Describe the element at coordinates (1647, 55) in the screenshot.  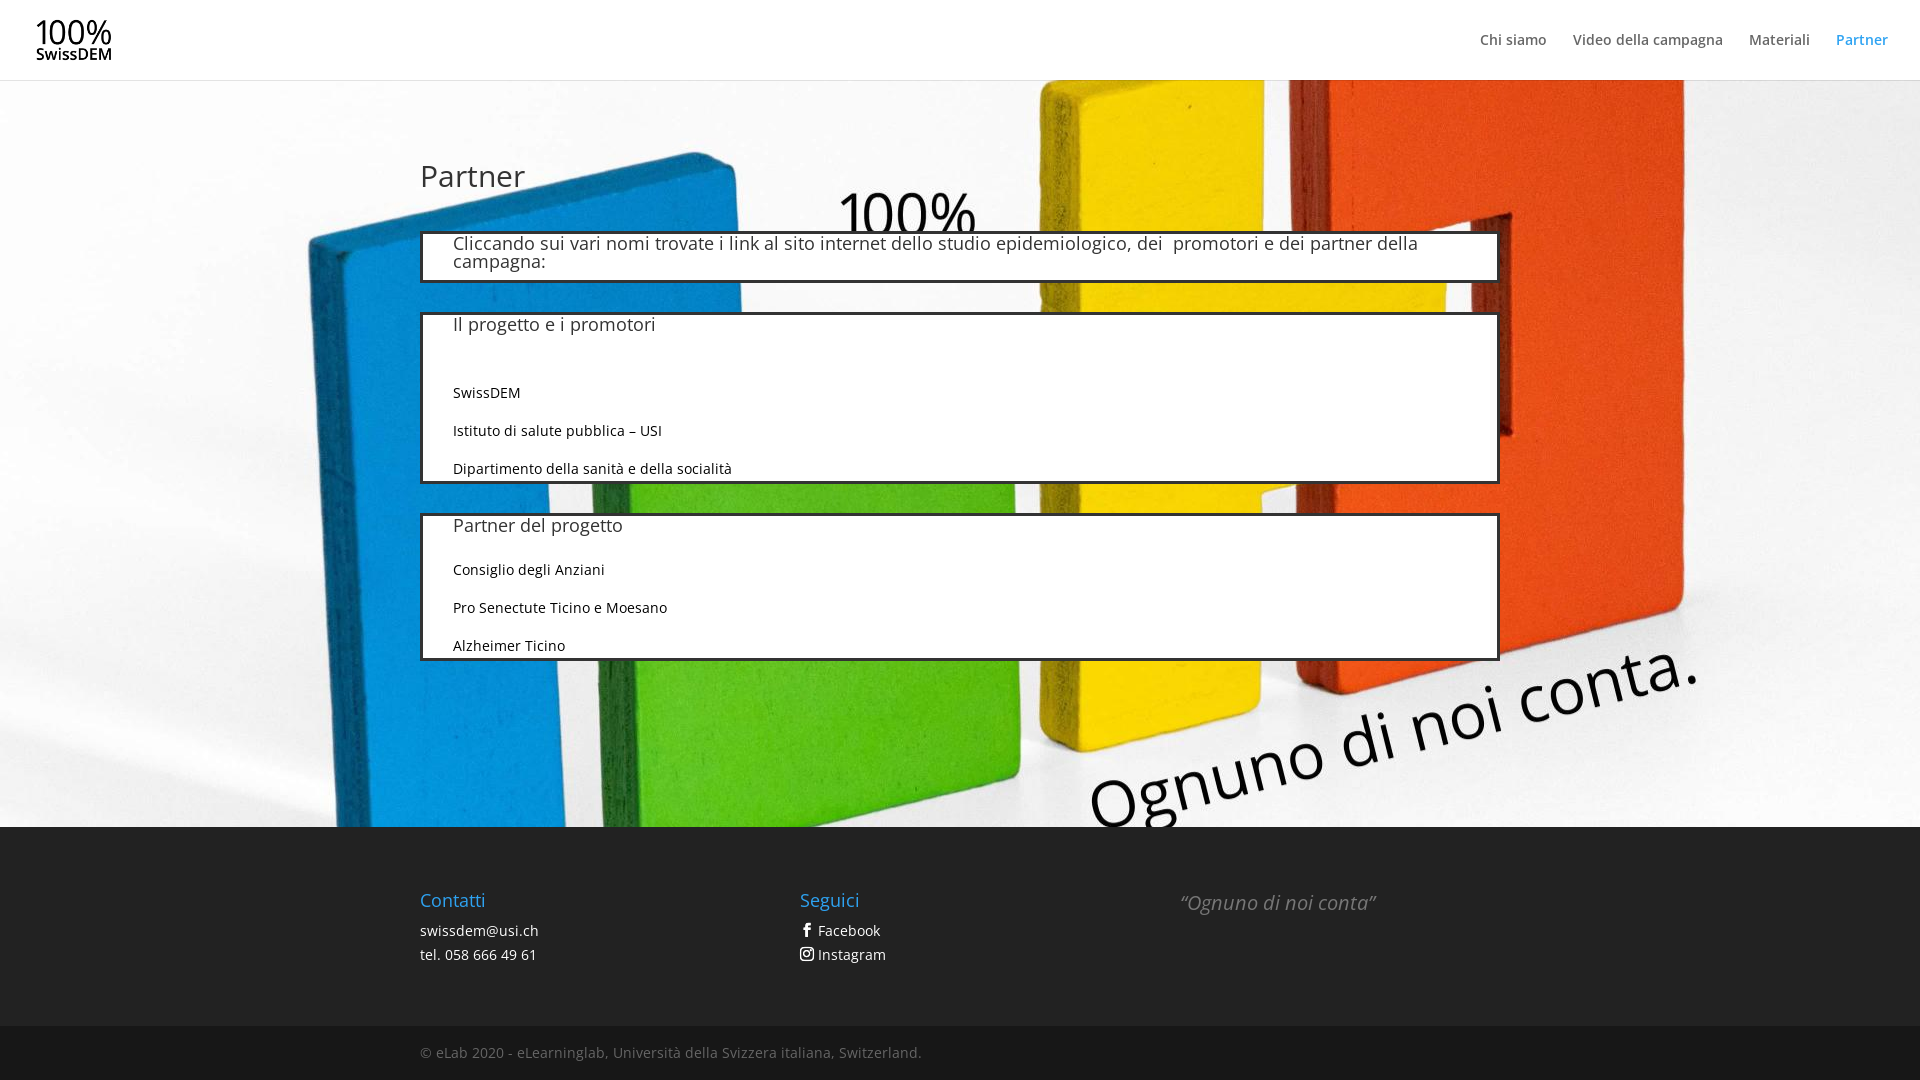
I see `'Video della campagna'` at that location.